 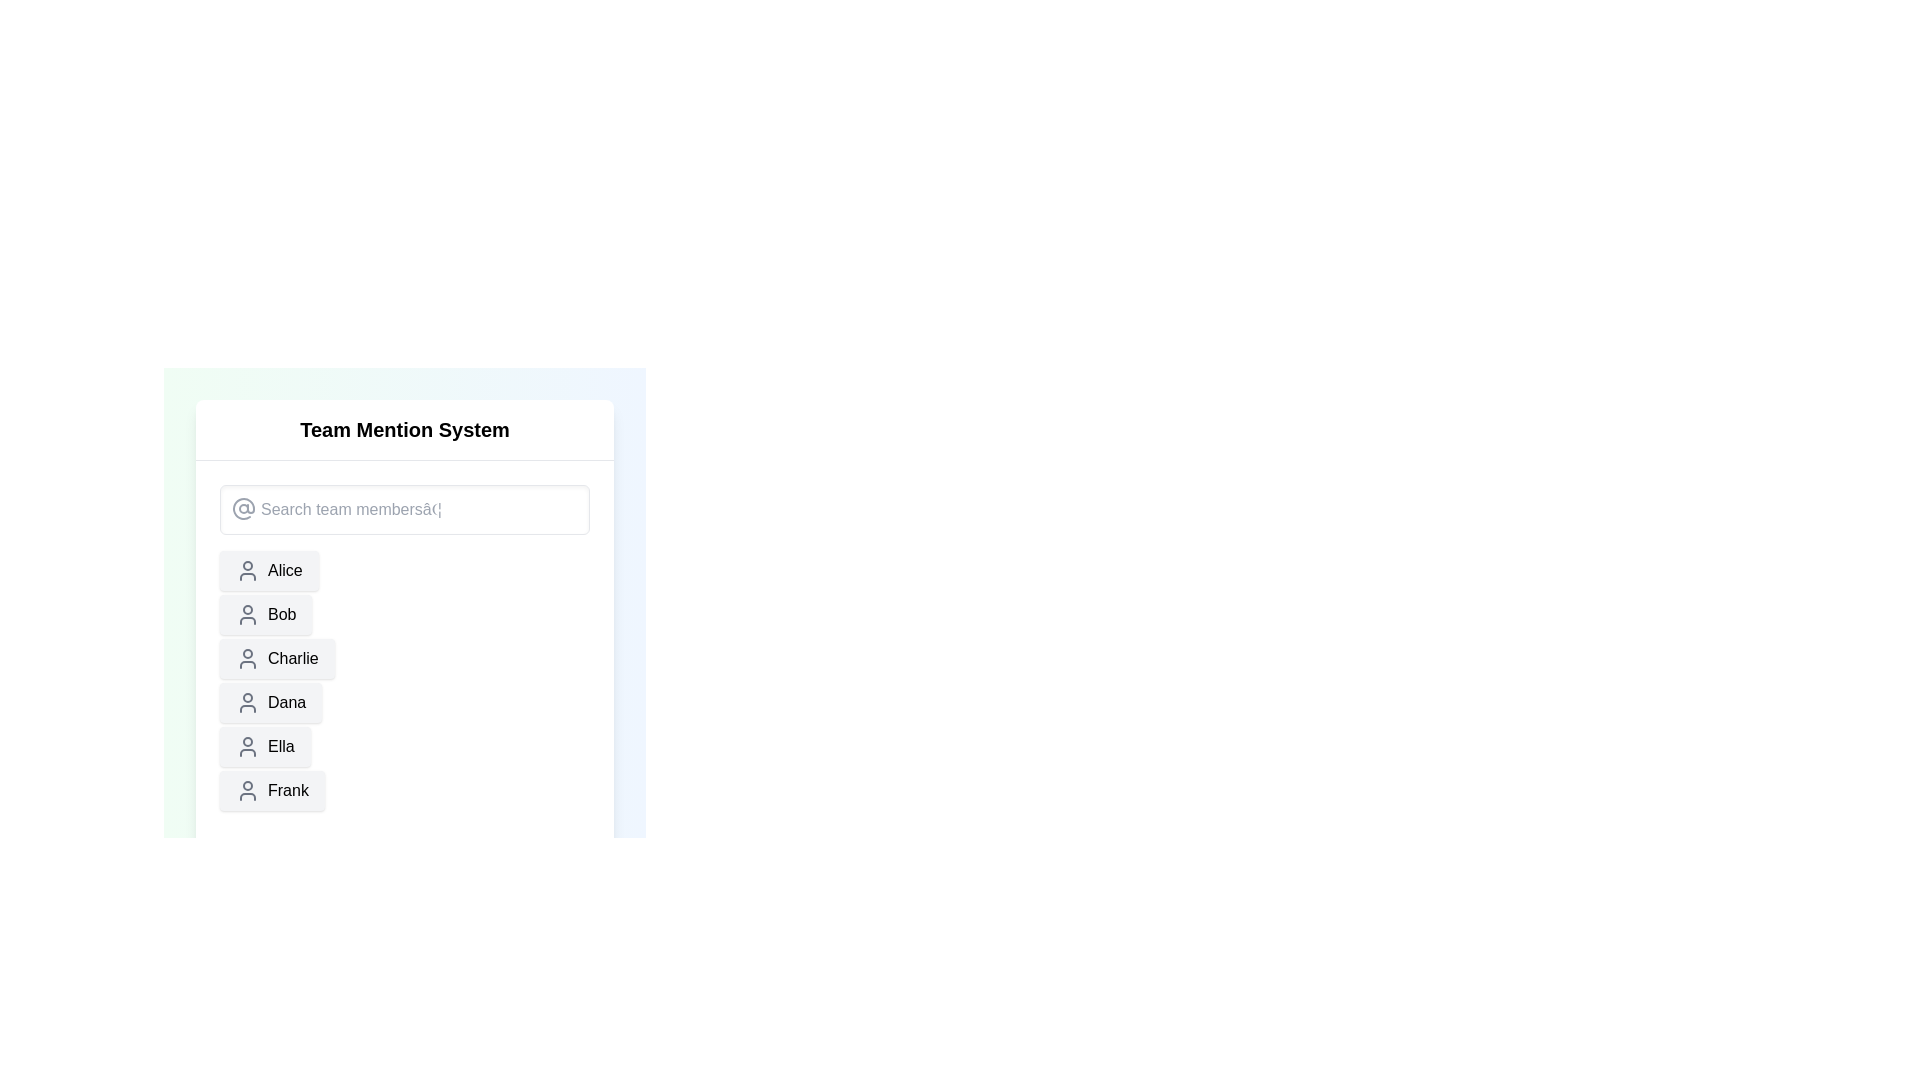 What do you see at coordinates (247, 570) in the screenshot?
I see `the user icon, which is a minimalistic gray line-drawing representation with a circular head and semi-circular body, located to the left of the text 'Alice' in the member selection menu` at bounding box center [247, 570].